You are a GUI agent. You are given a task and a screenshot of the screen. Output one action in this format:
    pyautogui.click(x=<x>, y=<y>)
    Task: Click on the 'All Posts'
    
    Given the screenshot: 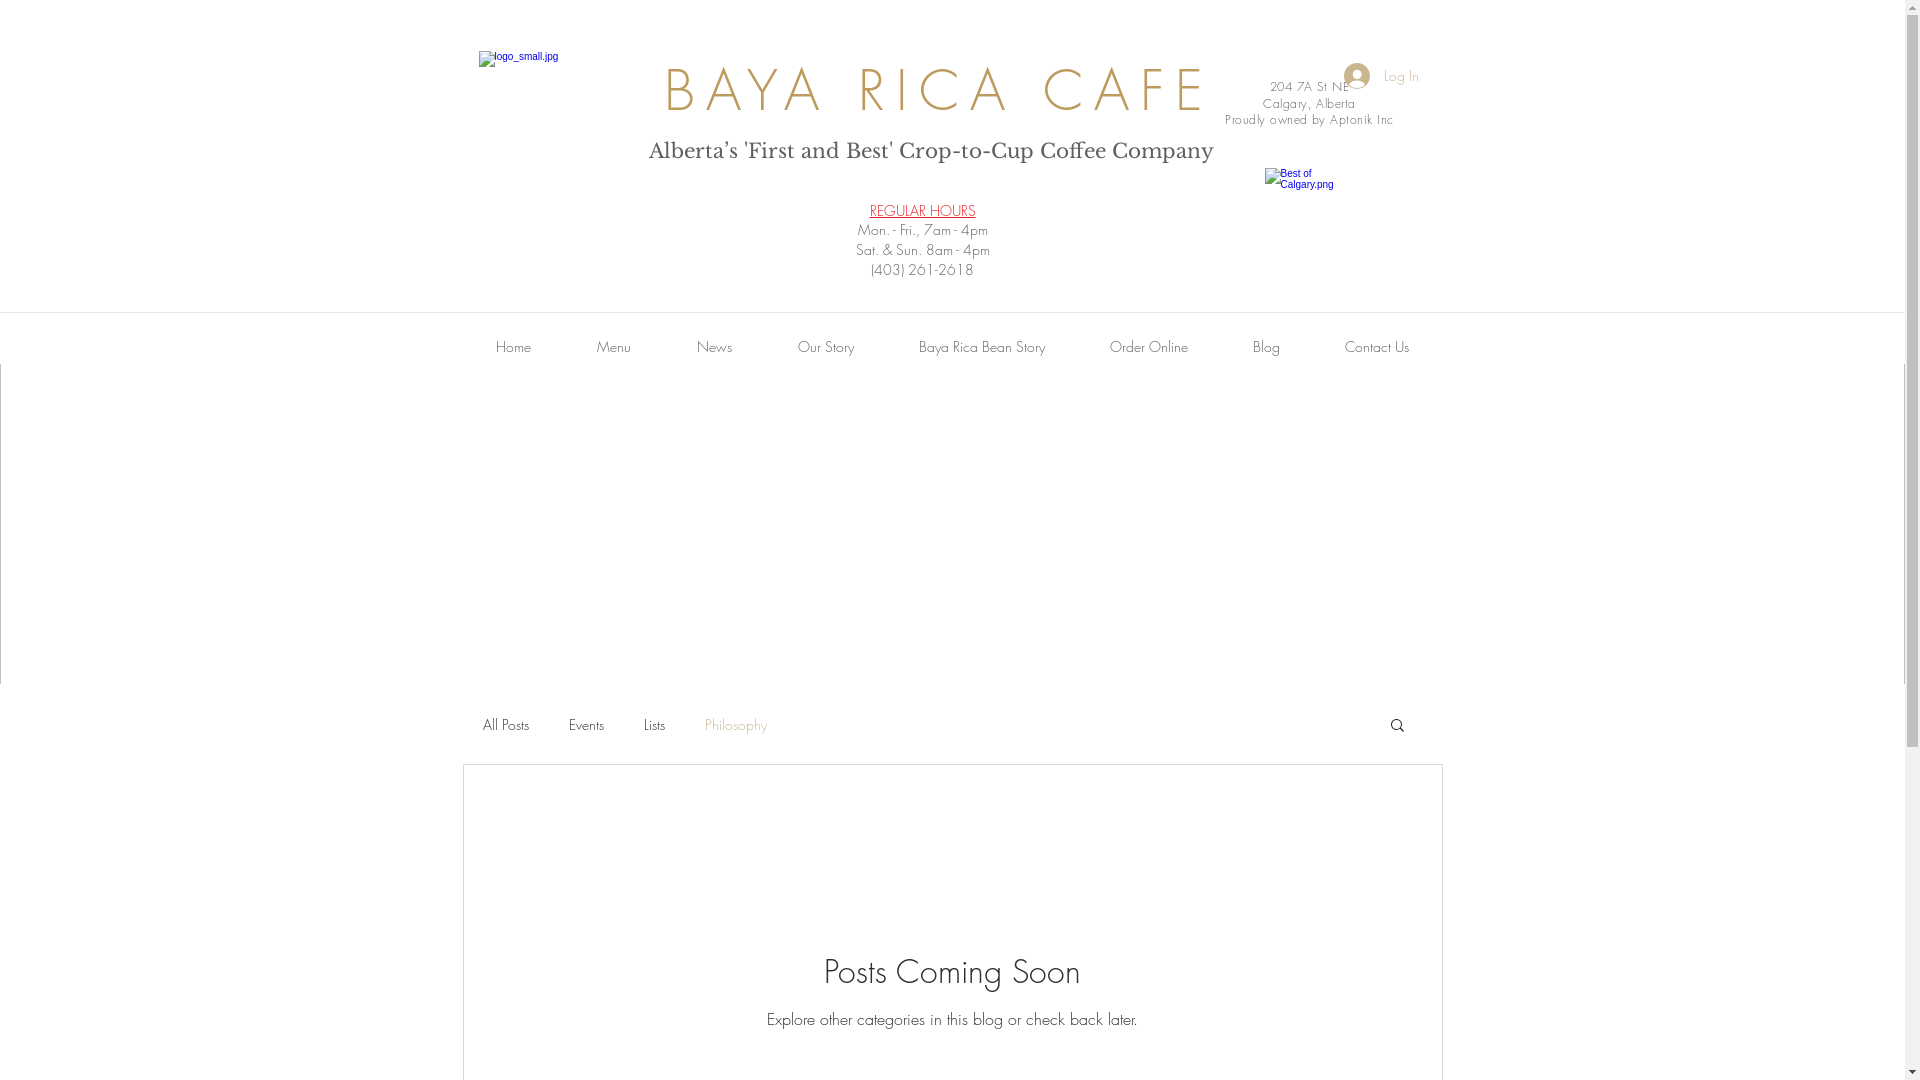 What is the action you would take?
    pyautogui.click(x=504, y=724)
    